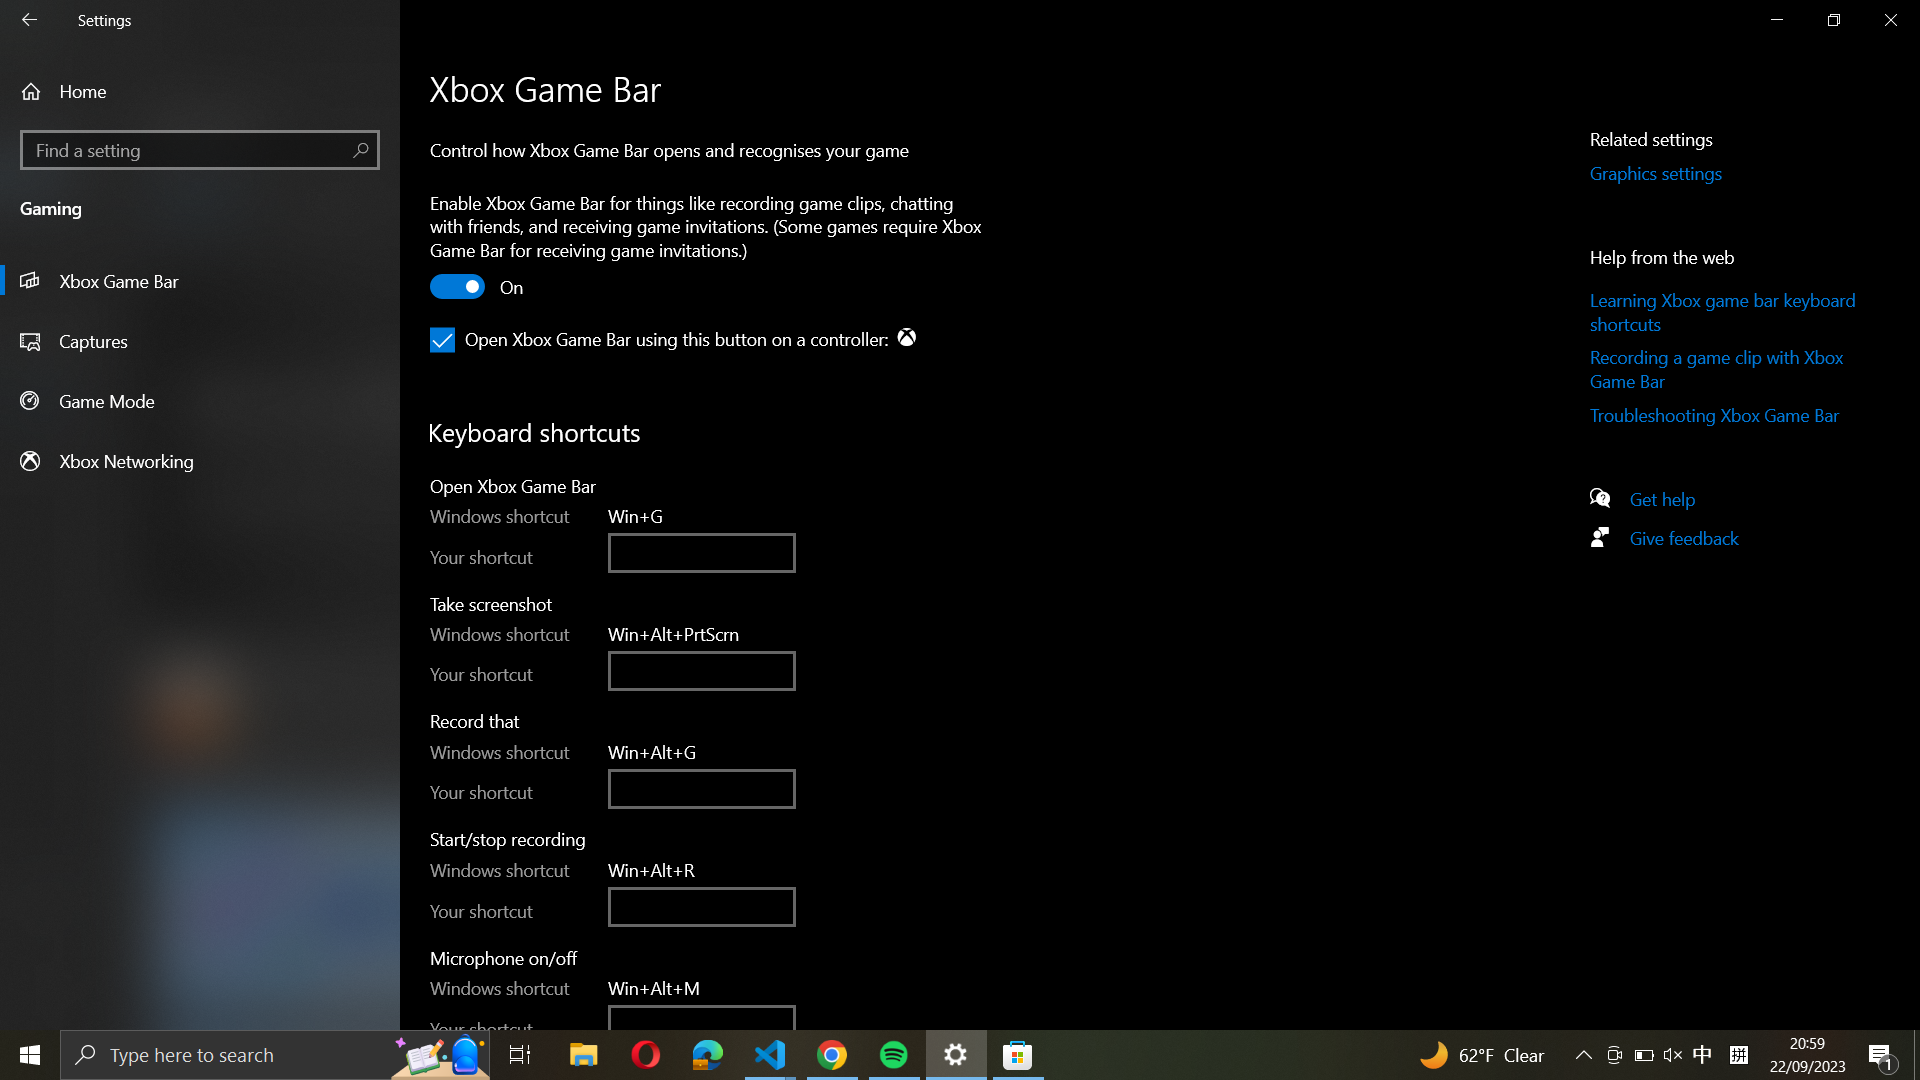  I want to click on Turn off the Xbox Game Bar by clicking on the disable toggle, so click(458, 289).